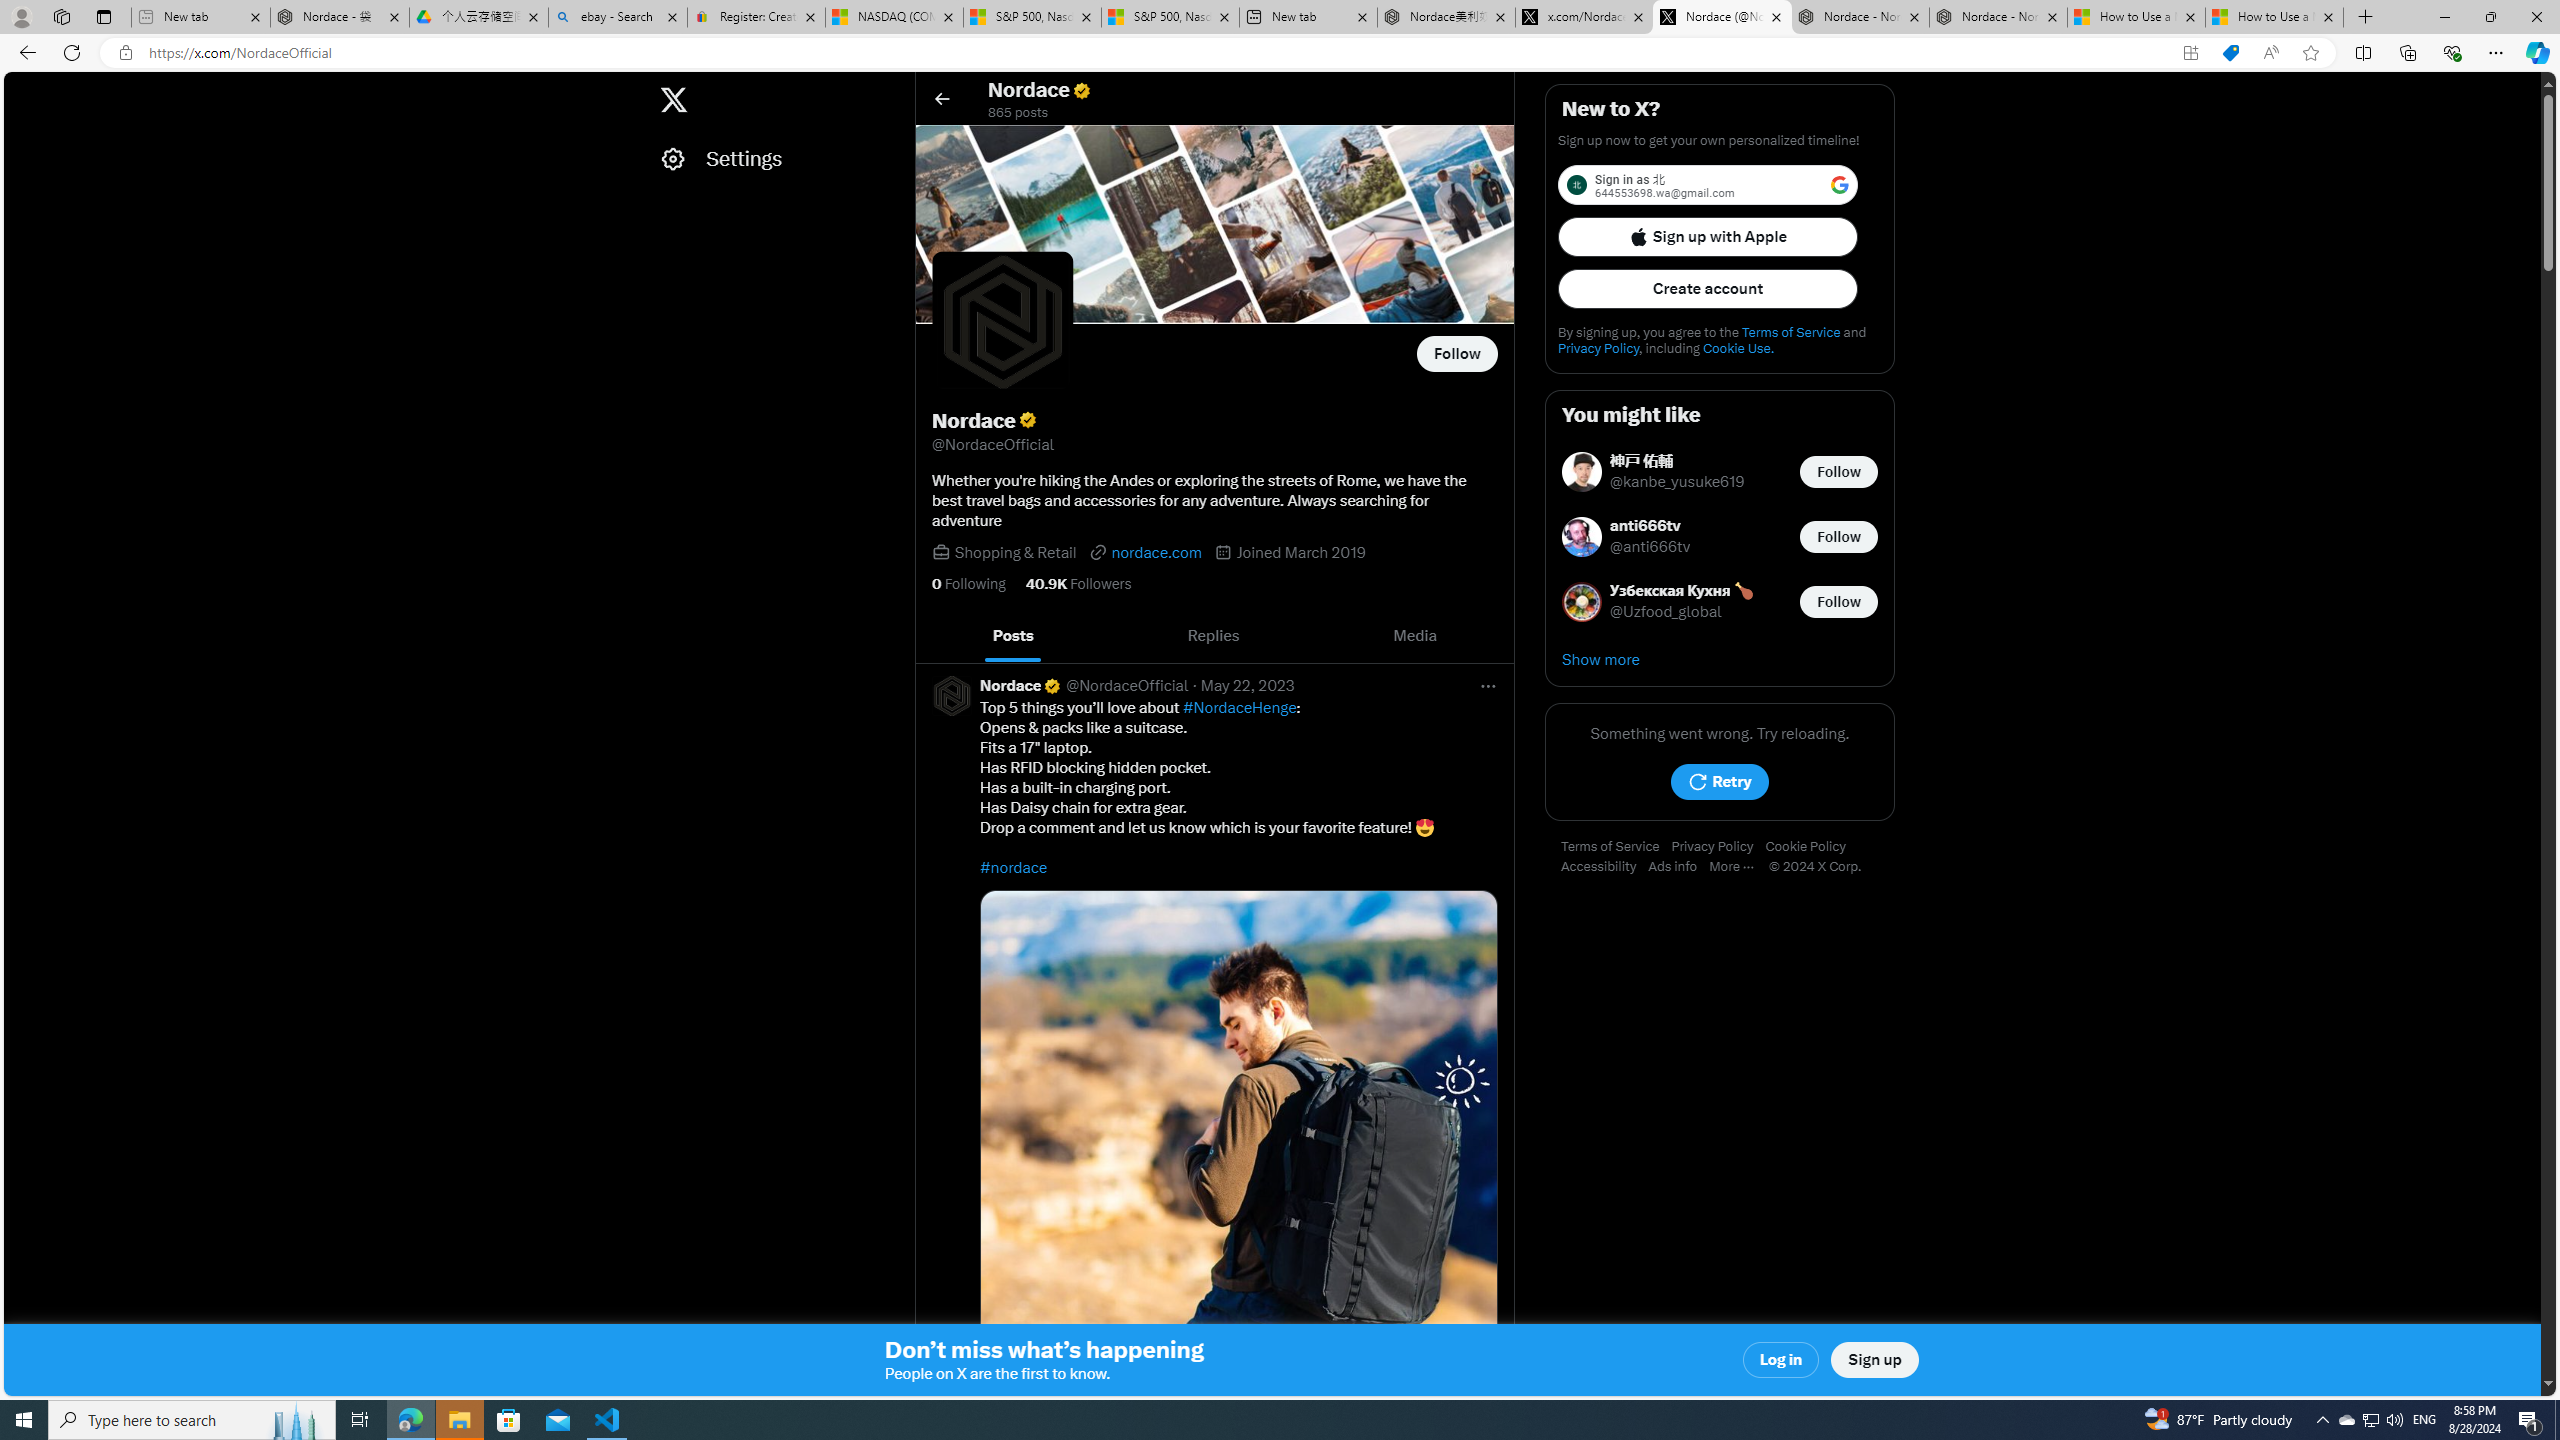 The height and width of the screenshot is (1440, 2560). What do you see at coordinates (1678, 482) in the screenshot?
I see `'@kanbe_yusuke619'` at bounding box center [1678, 482].